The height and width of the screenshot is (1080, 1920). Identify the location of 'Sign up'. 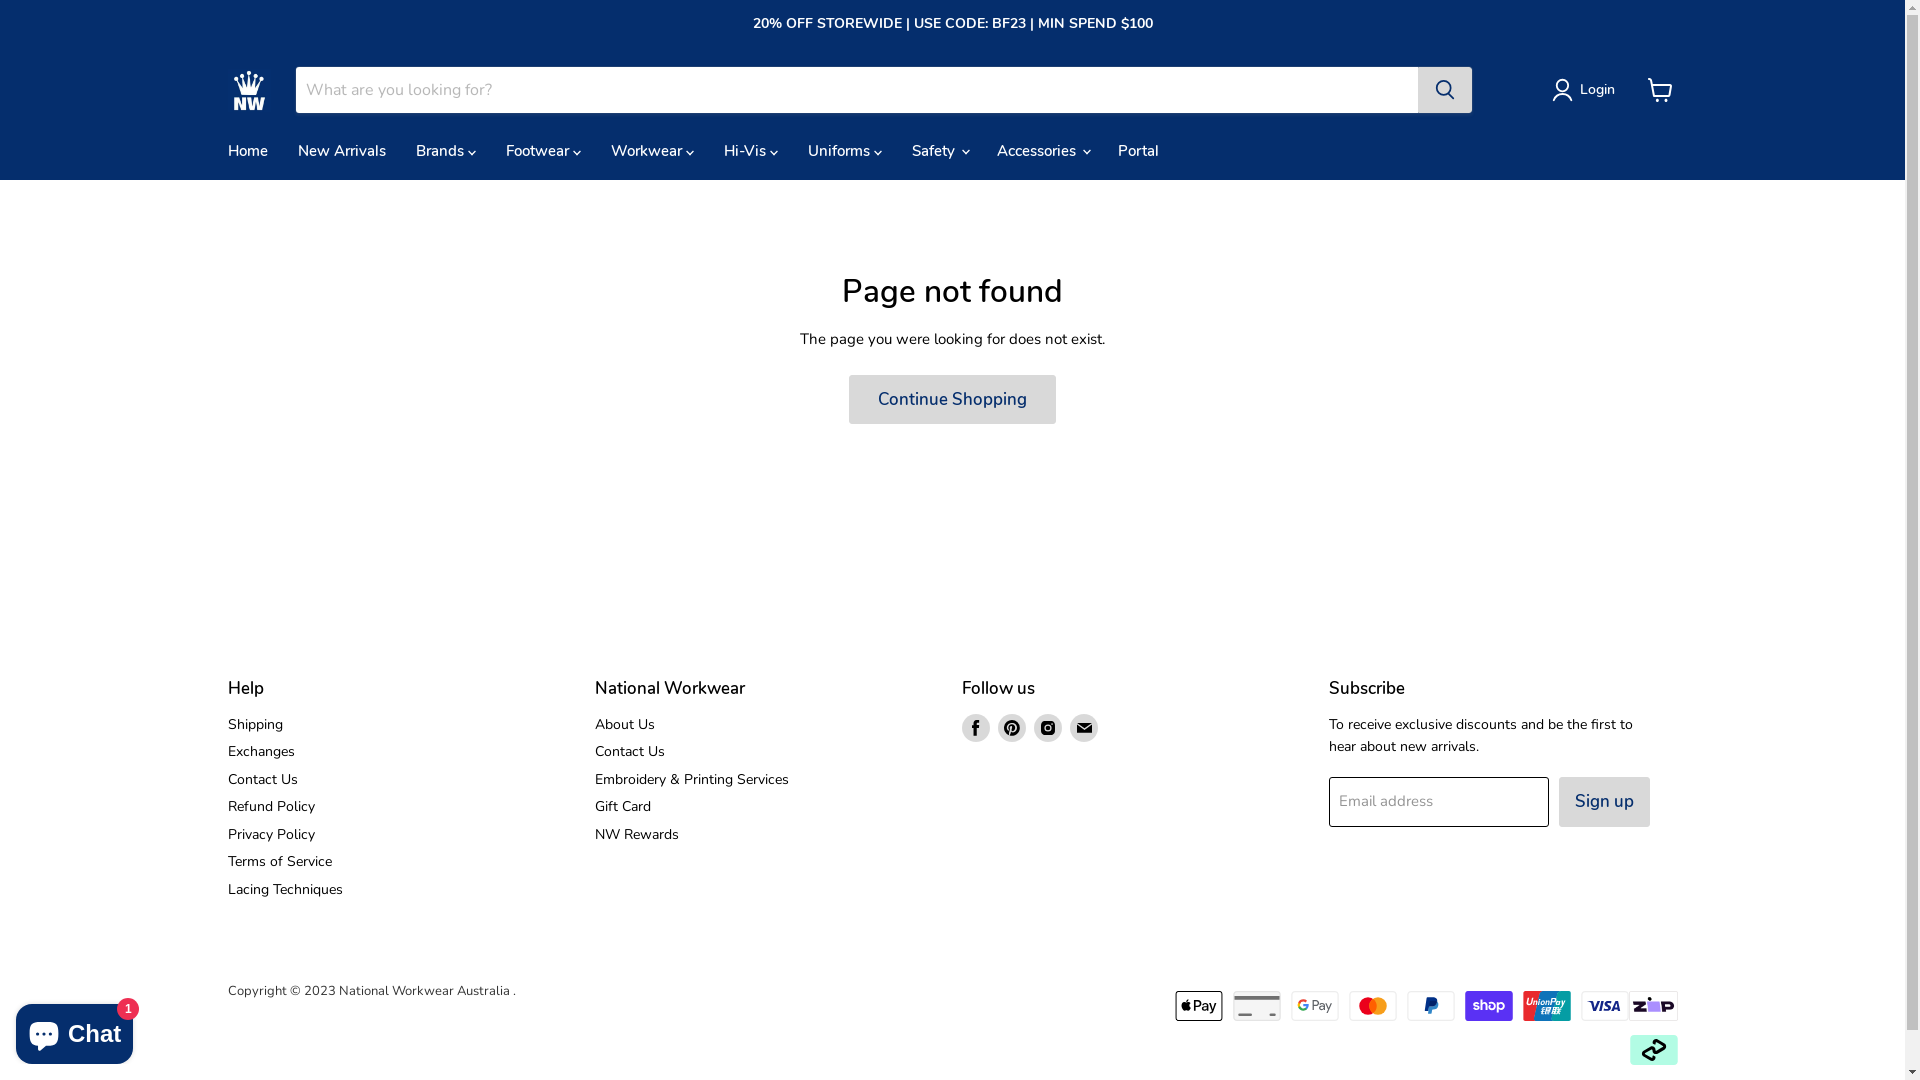
(1604, 800).